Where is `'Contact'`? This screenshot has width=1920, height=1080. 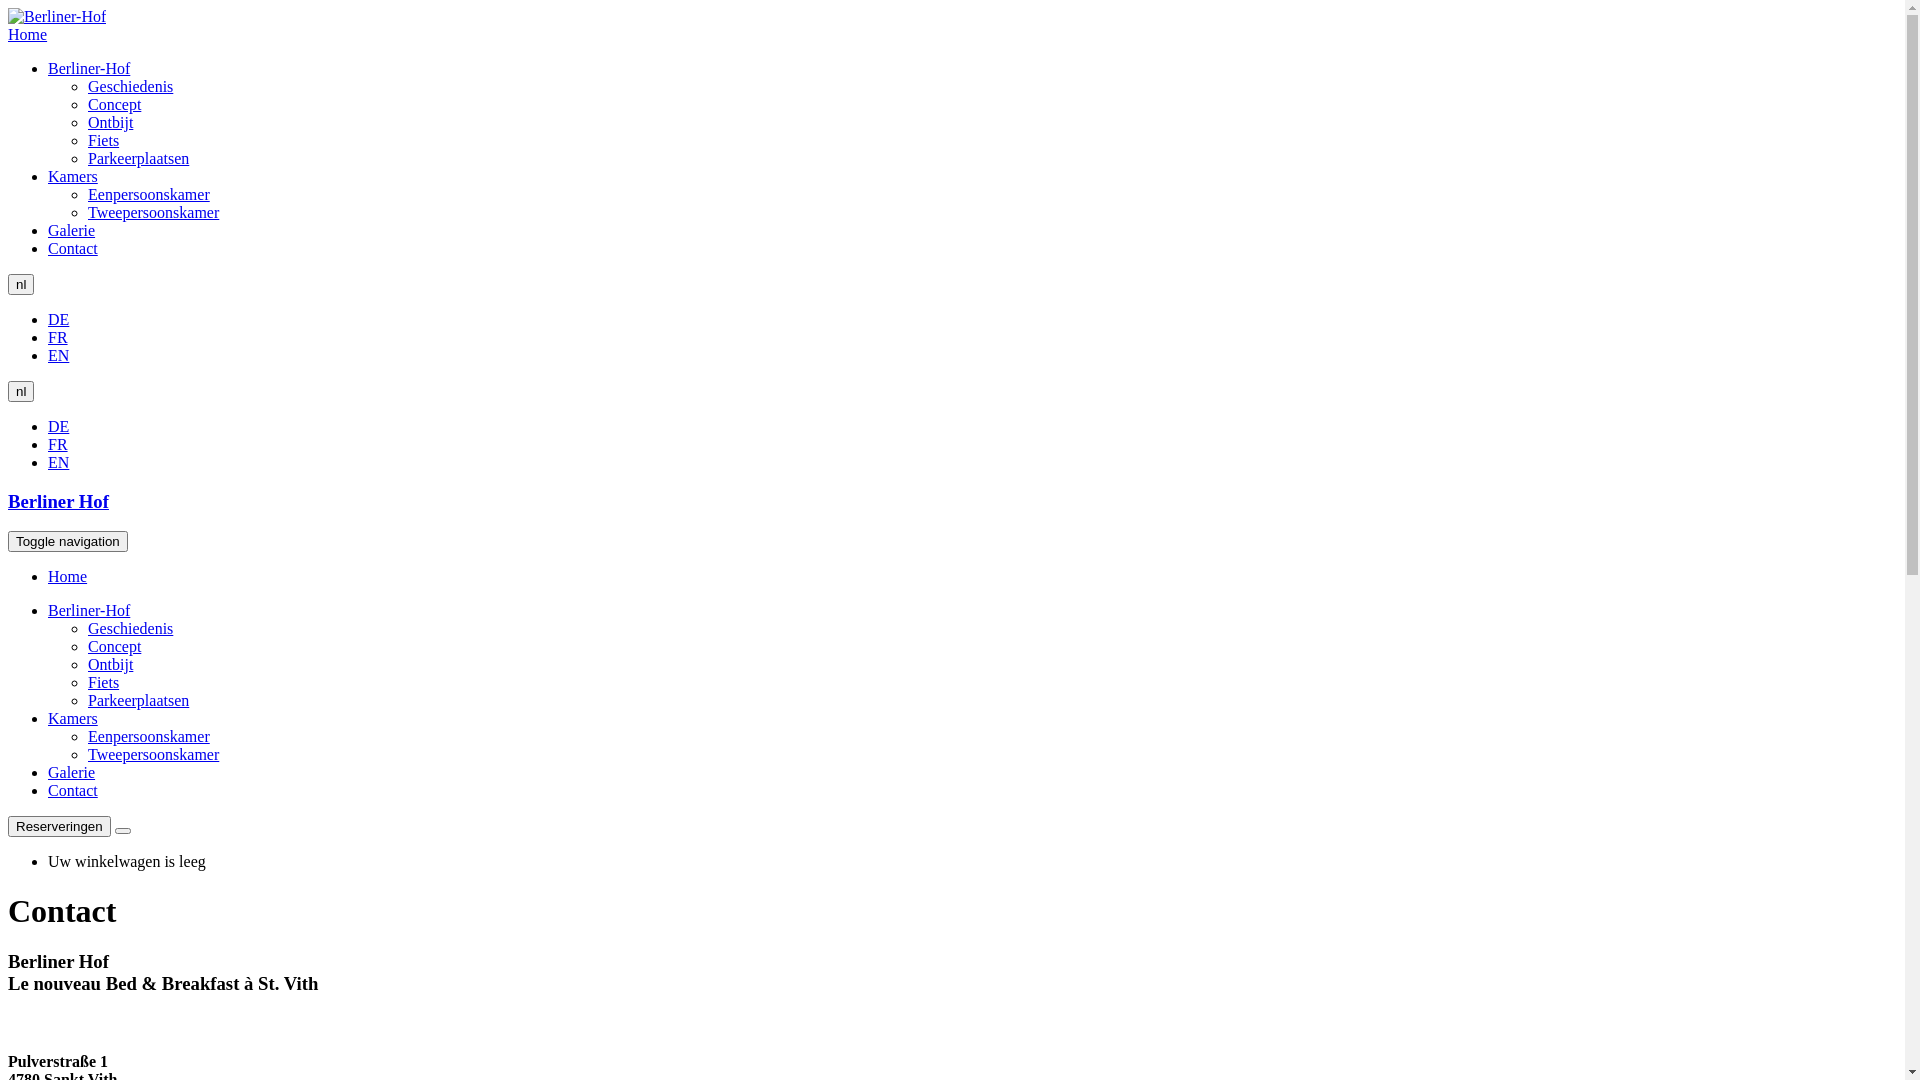 'Contact' is located at coordinates (72, 247).